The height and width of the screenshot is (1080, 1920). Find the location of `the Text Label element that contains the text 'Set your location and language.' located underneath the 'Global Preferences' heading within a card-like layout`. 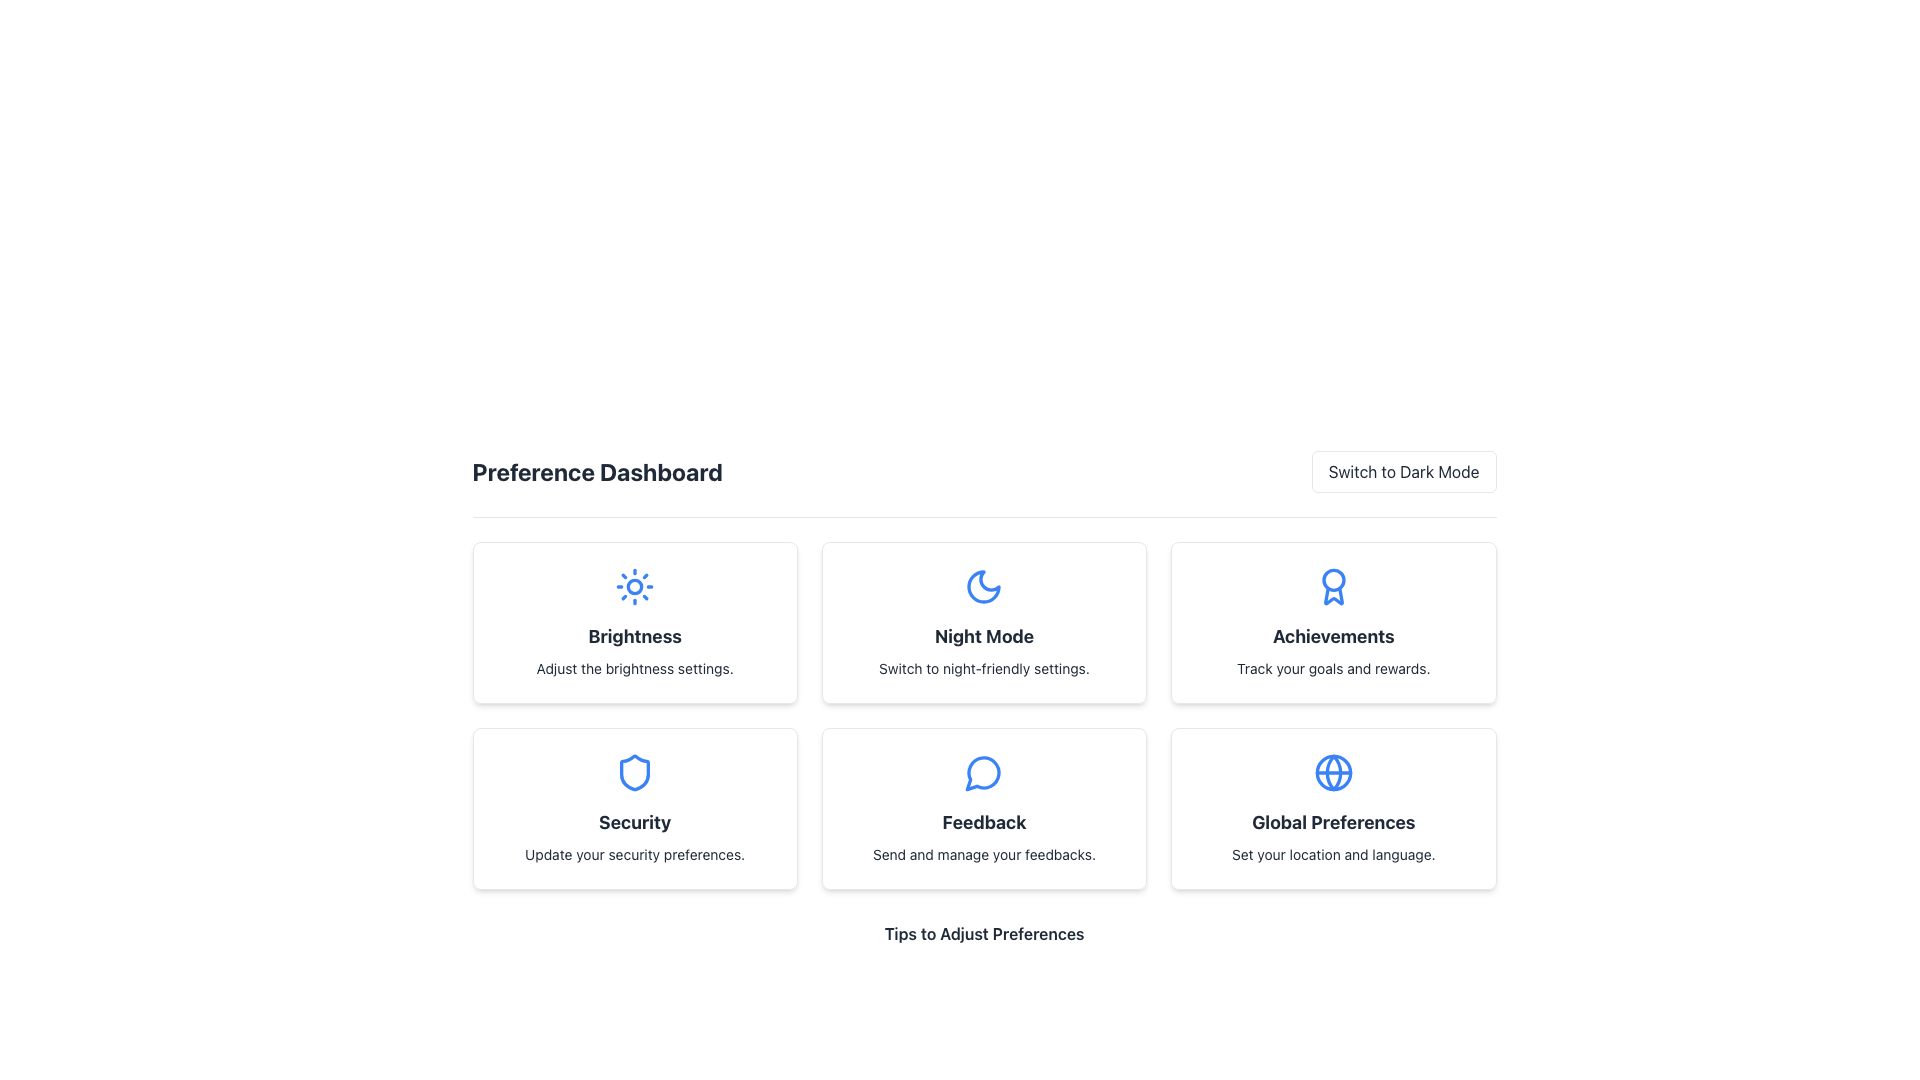

the Text Label element that contains the text 'Set your location and language.' located underneath the 'Global Preferences' heading within a card-like layout is located at coordinates (1333, 855).